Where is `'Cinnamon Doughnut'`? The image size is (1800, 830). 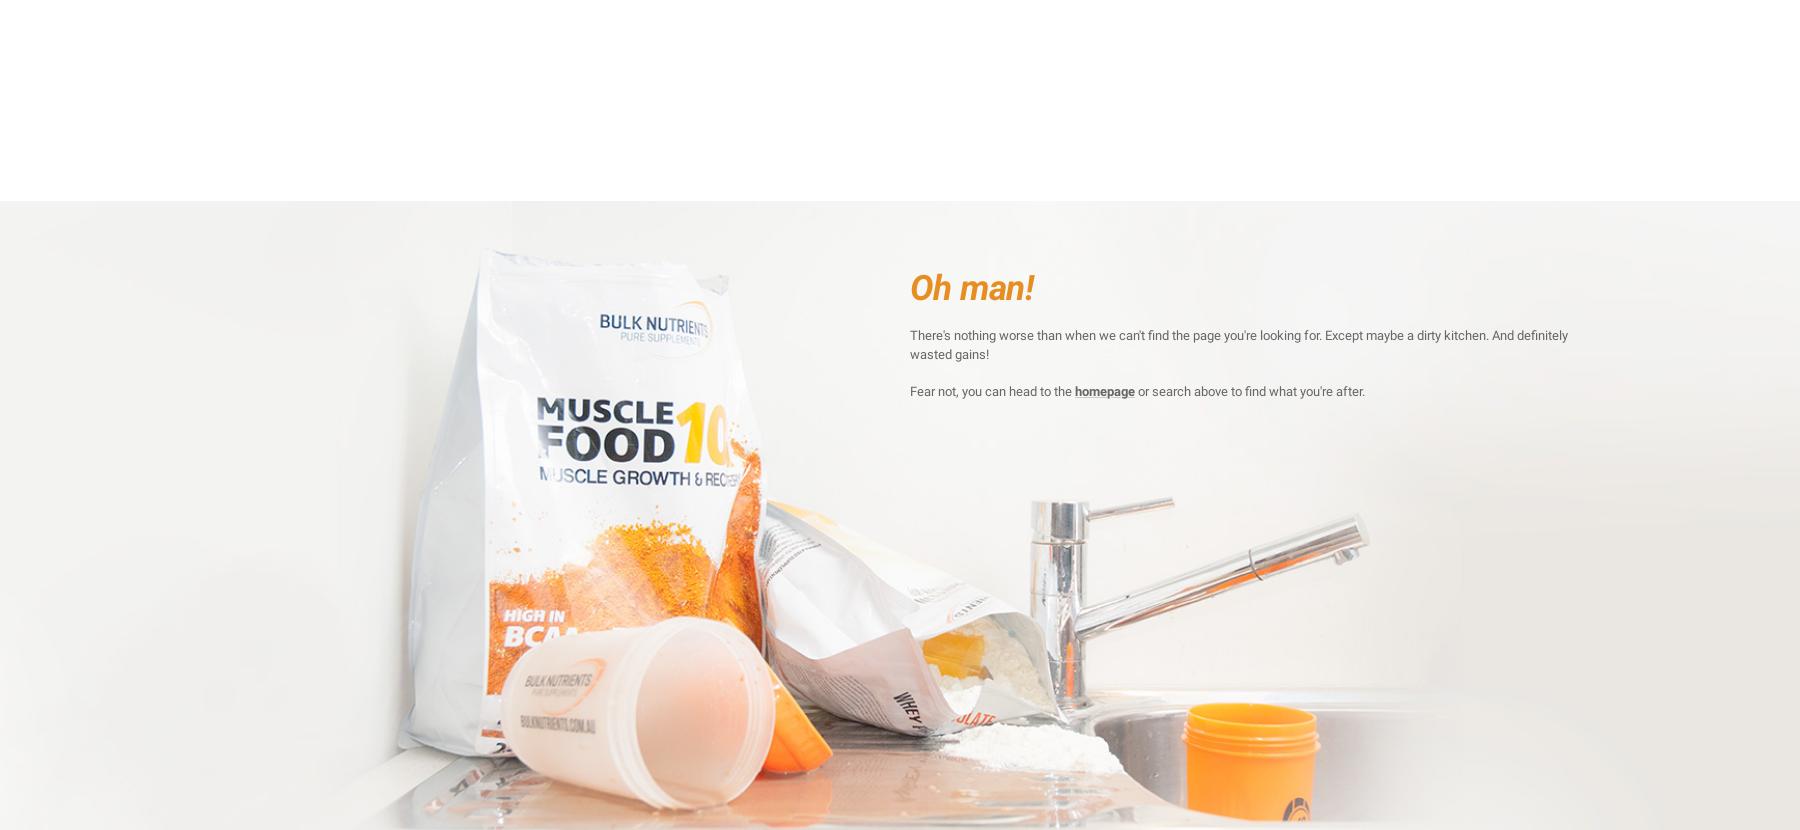 'Cinnamon Doughnut' is located at coordinates (771, 89).